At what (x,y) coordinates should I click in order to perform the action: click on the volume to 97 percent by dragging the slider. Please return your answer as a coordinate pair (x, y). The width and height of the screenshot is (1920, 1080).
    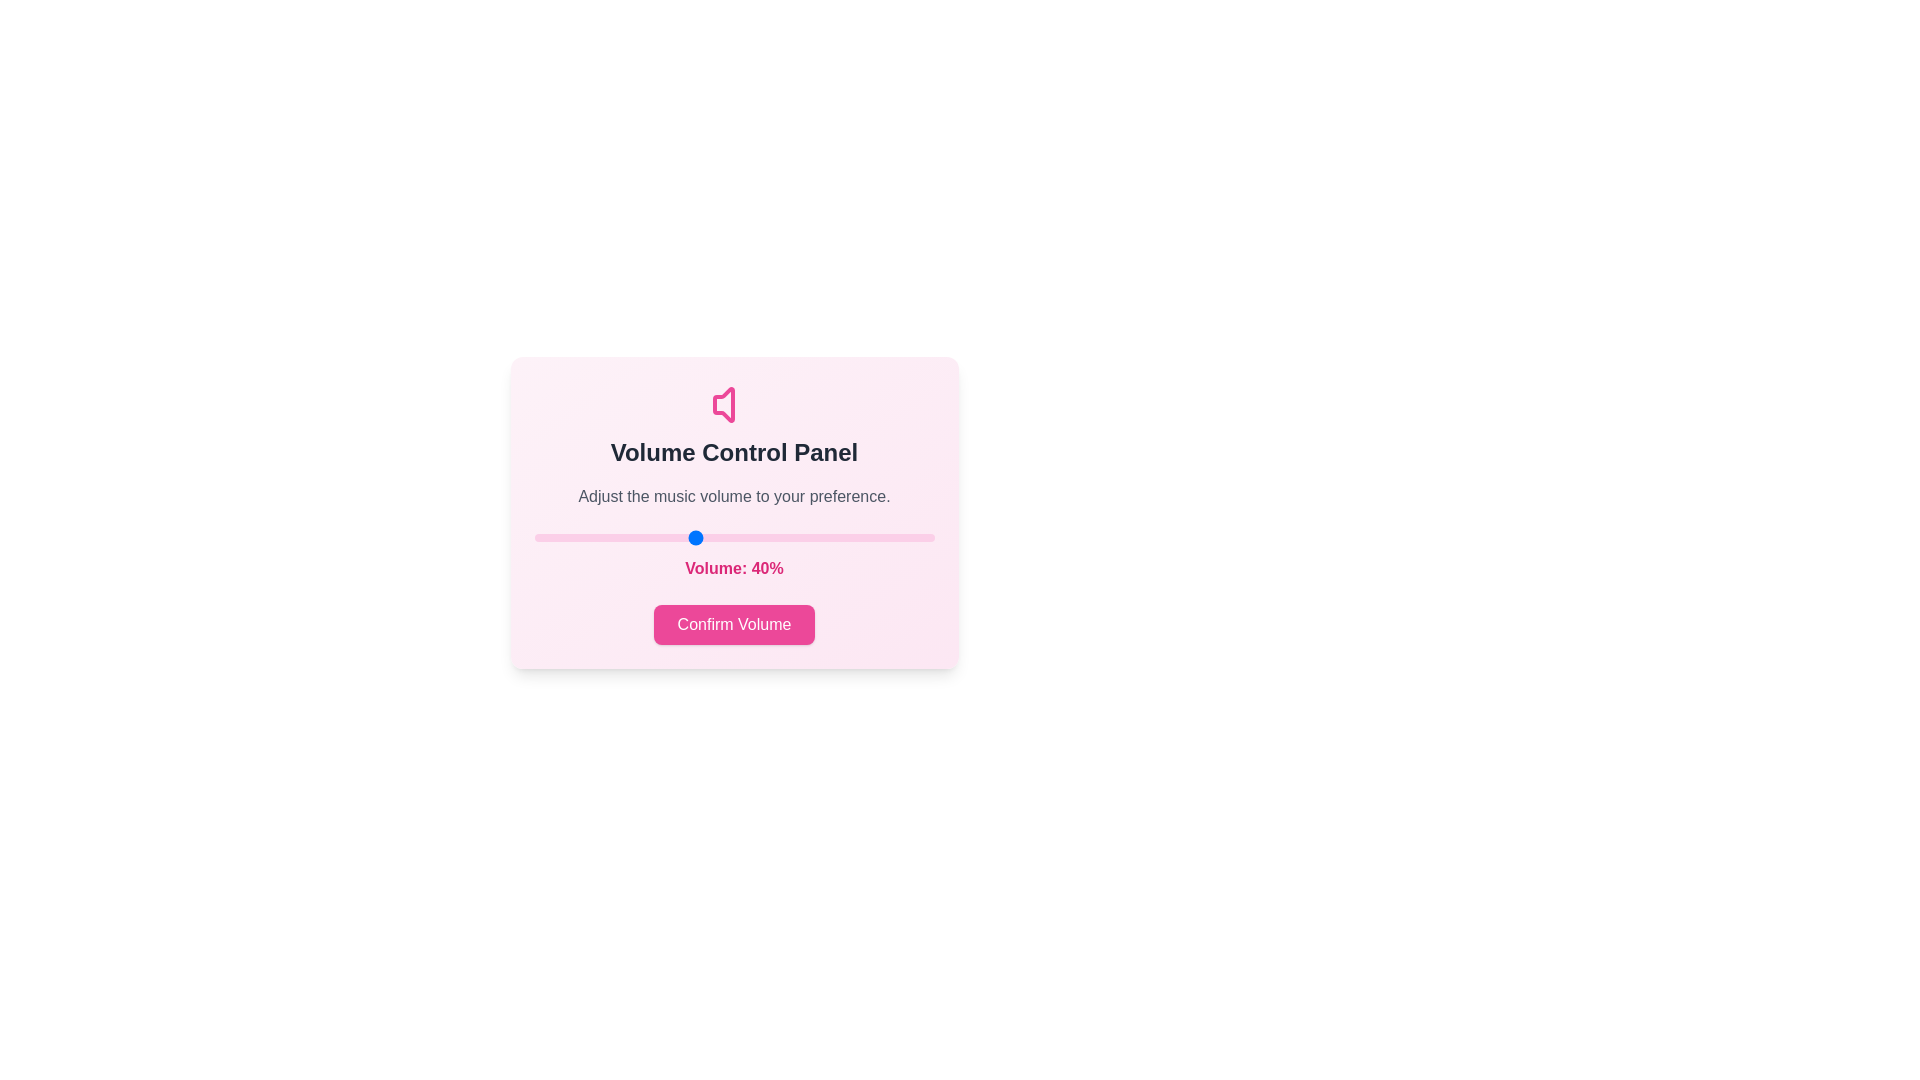
    Looking at the image, I should click on (921, 536).